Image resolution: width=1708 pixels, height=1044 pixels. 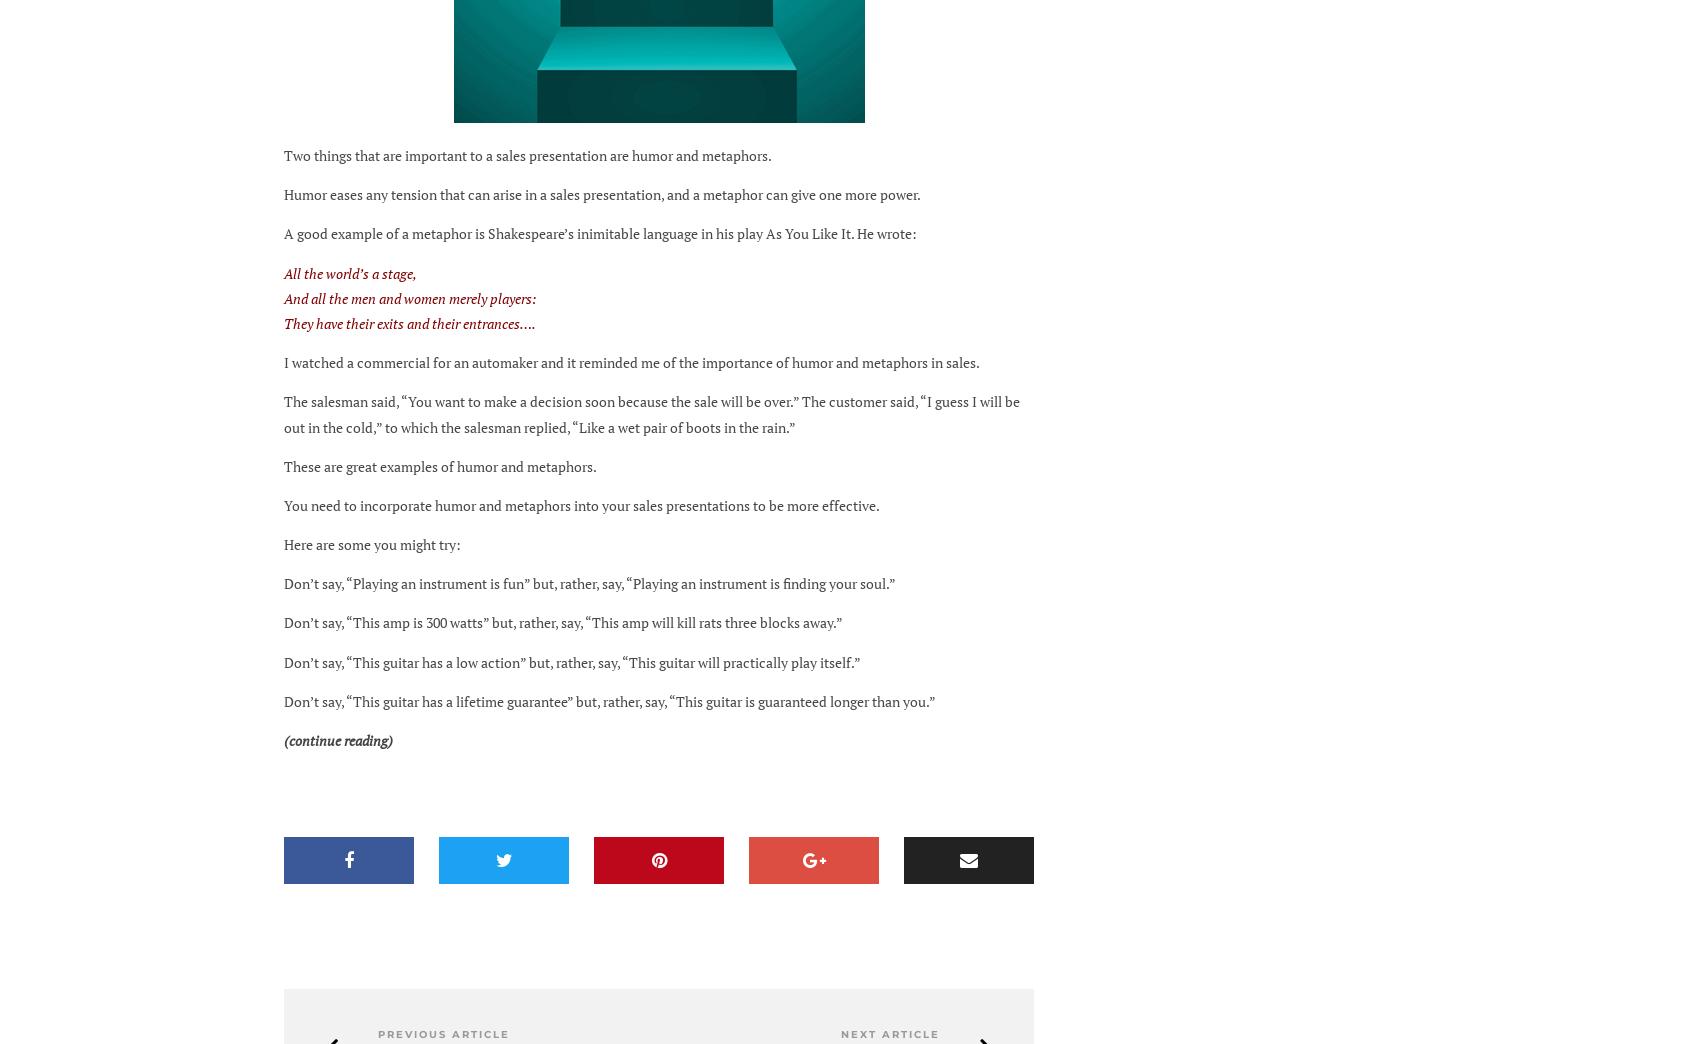 What do you see at coordinates (527, 154) in the screenshot?
I see `'Two things that are important to a sales presentation are humor and metaphors.'` at bounding box center [527, 154].